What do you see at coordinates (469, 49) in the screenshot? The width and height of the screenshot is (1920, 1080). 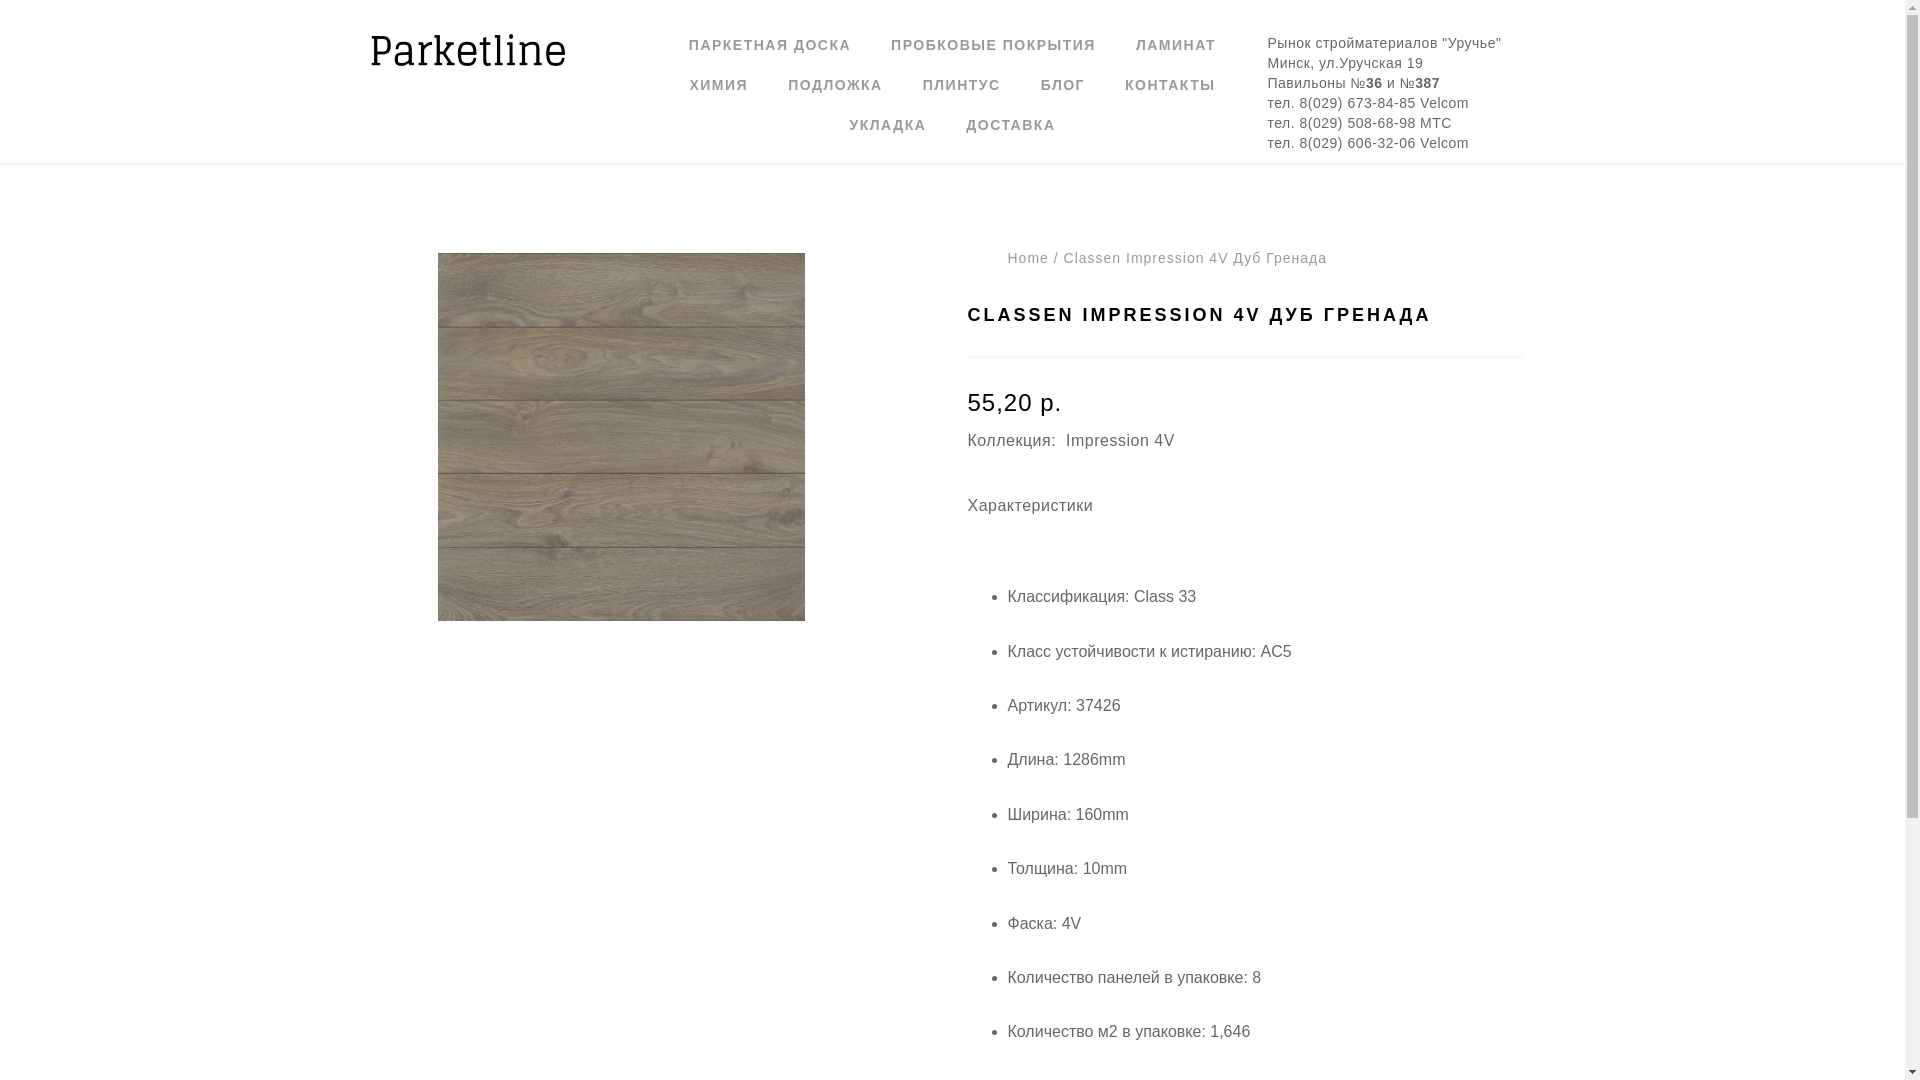 I see `'parketline.by'` at bounding box center [469, 49].